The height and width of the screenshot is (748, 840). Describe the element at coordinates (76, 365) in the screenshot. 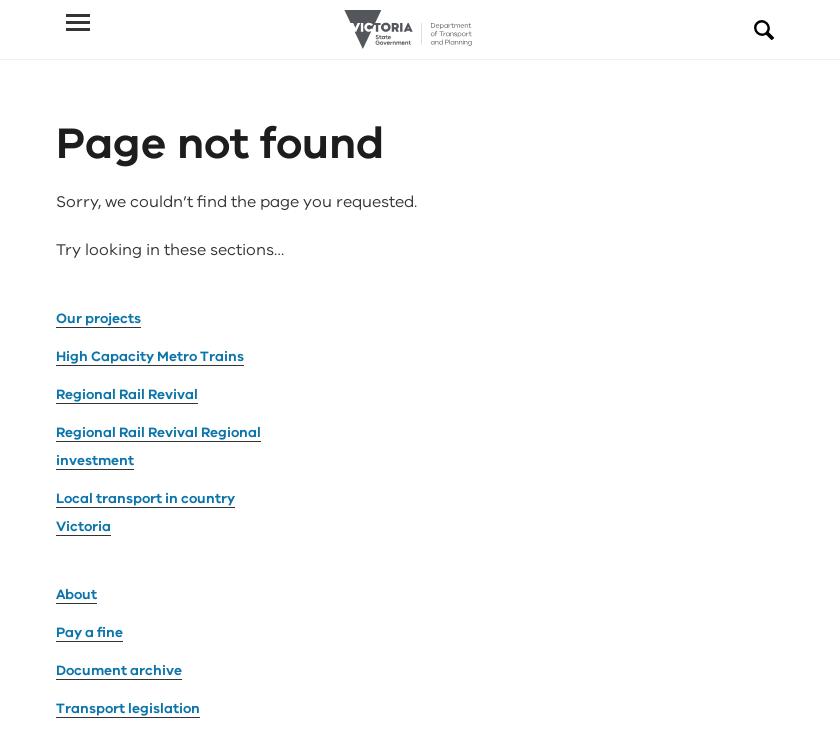

I see `'About'` at that location.